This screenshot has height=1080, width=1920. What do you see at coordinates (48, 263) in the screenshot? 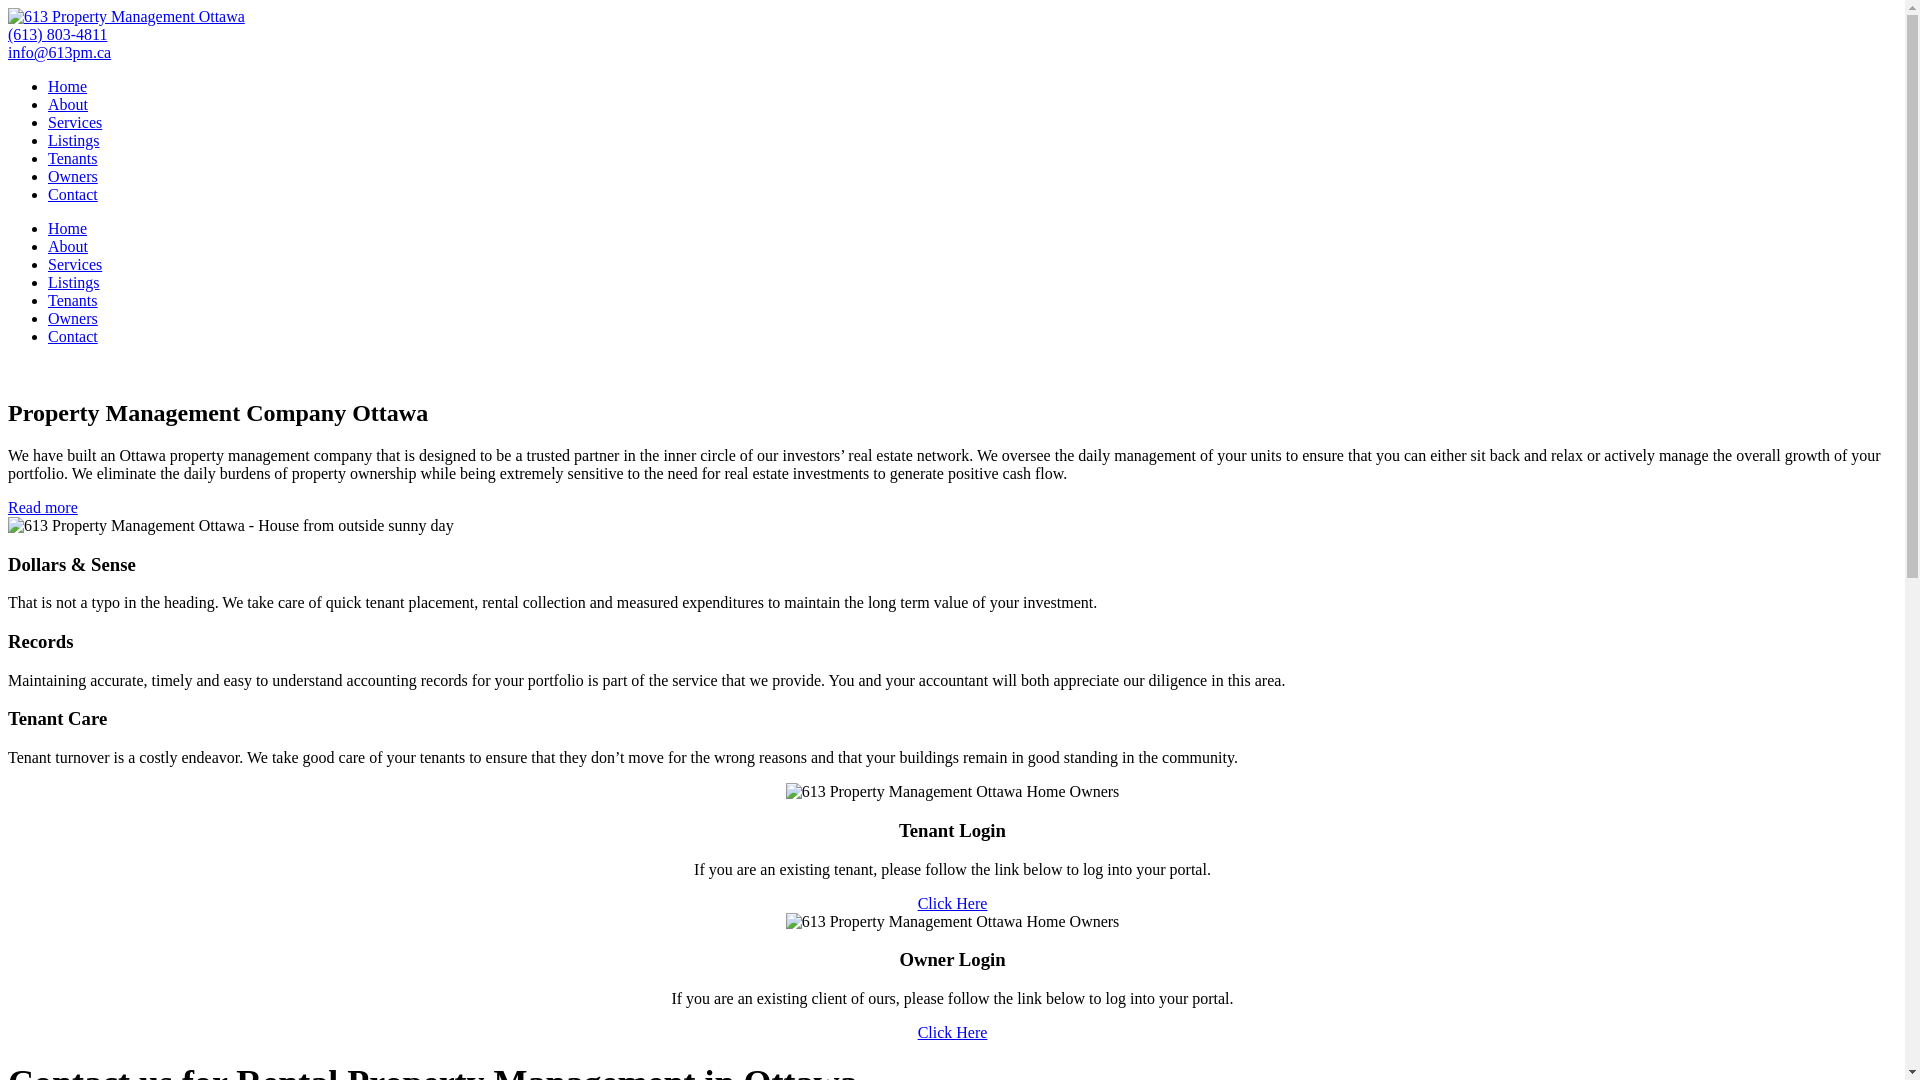
I see `'Services'` at bounding box center [48, 263].